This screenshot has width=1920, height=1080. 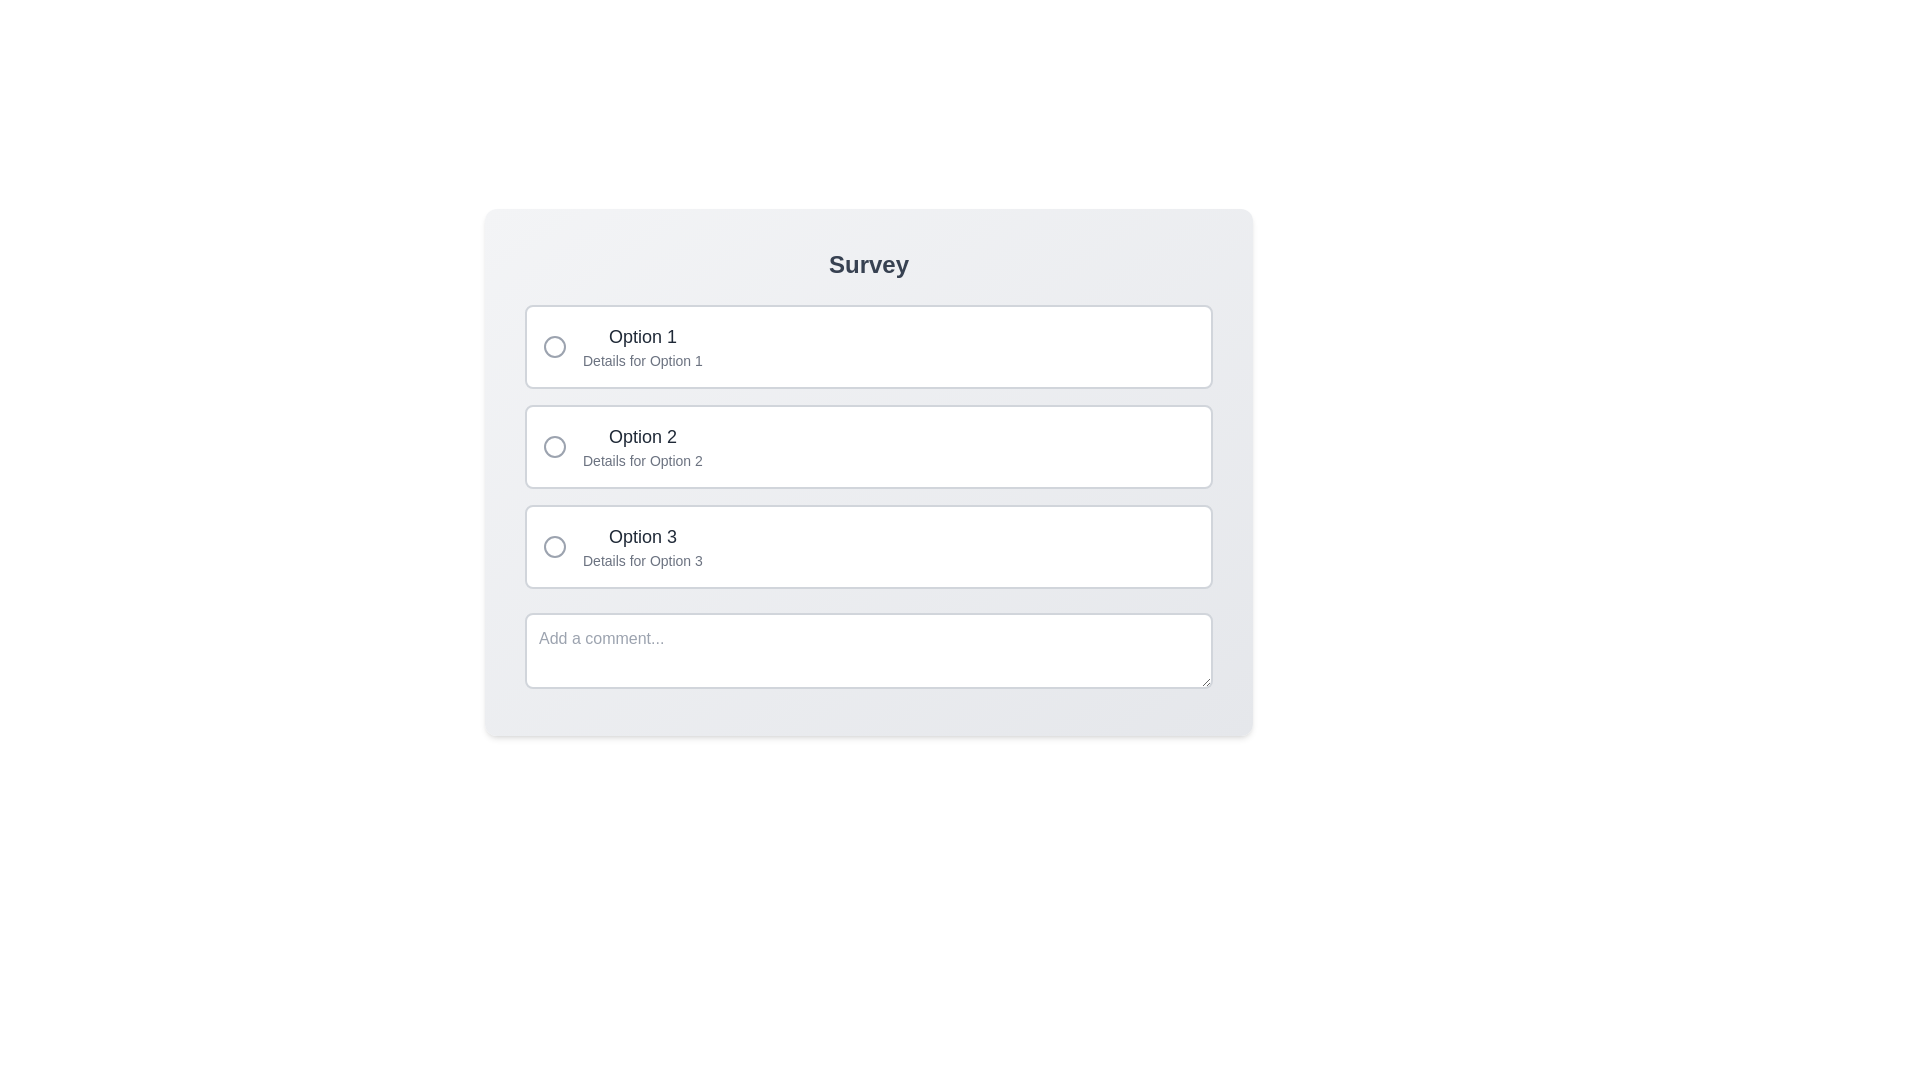 What do you see at coordinates (555, 446) in the screenshot?
I see `the second radio button labeled 'Option 2' in the survey form` at bounding box center [555, 446].